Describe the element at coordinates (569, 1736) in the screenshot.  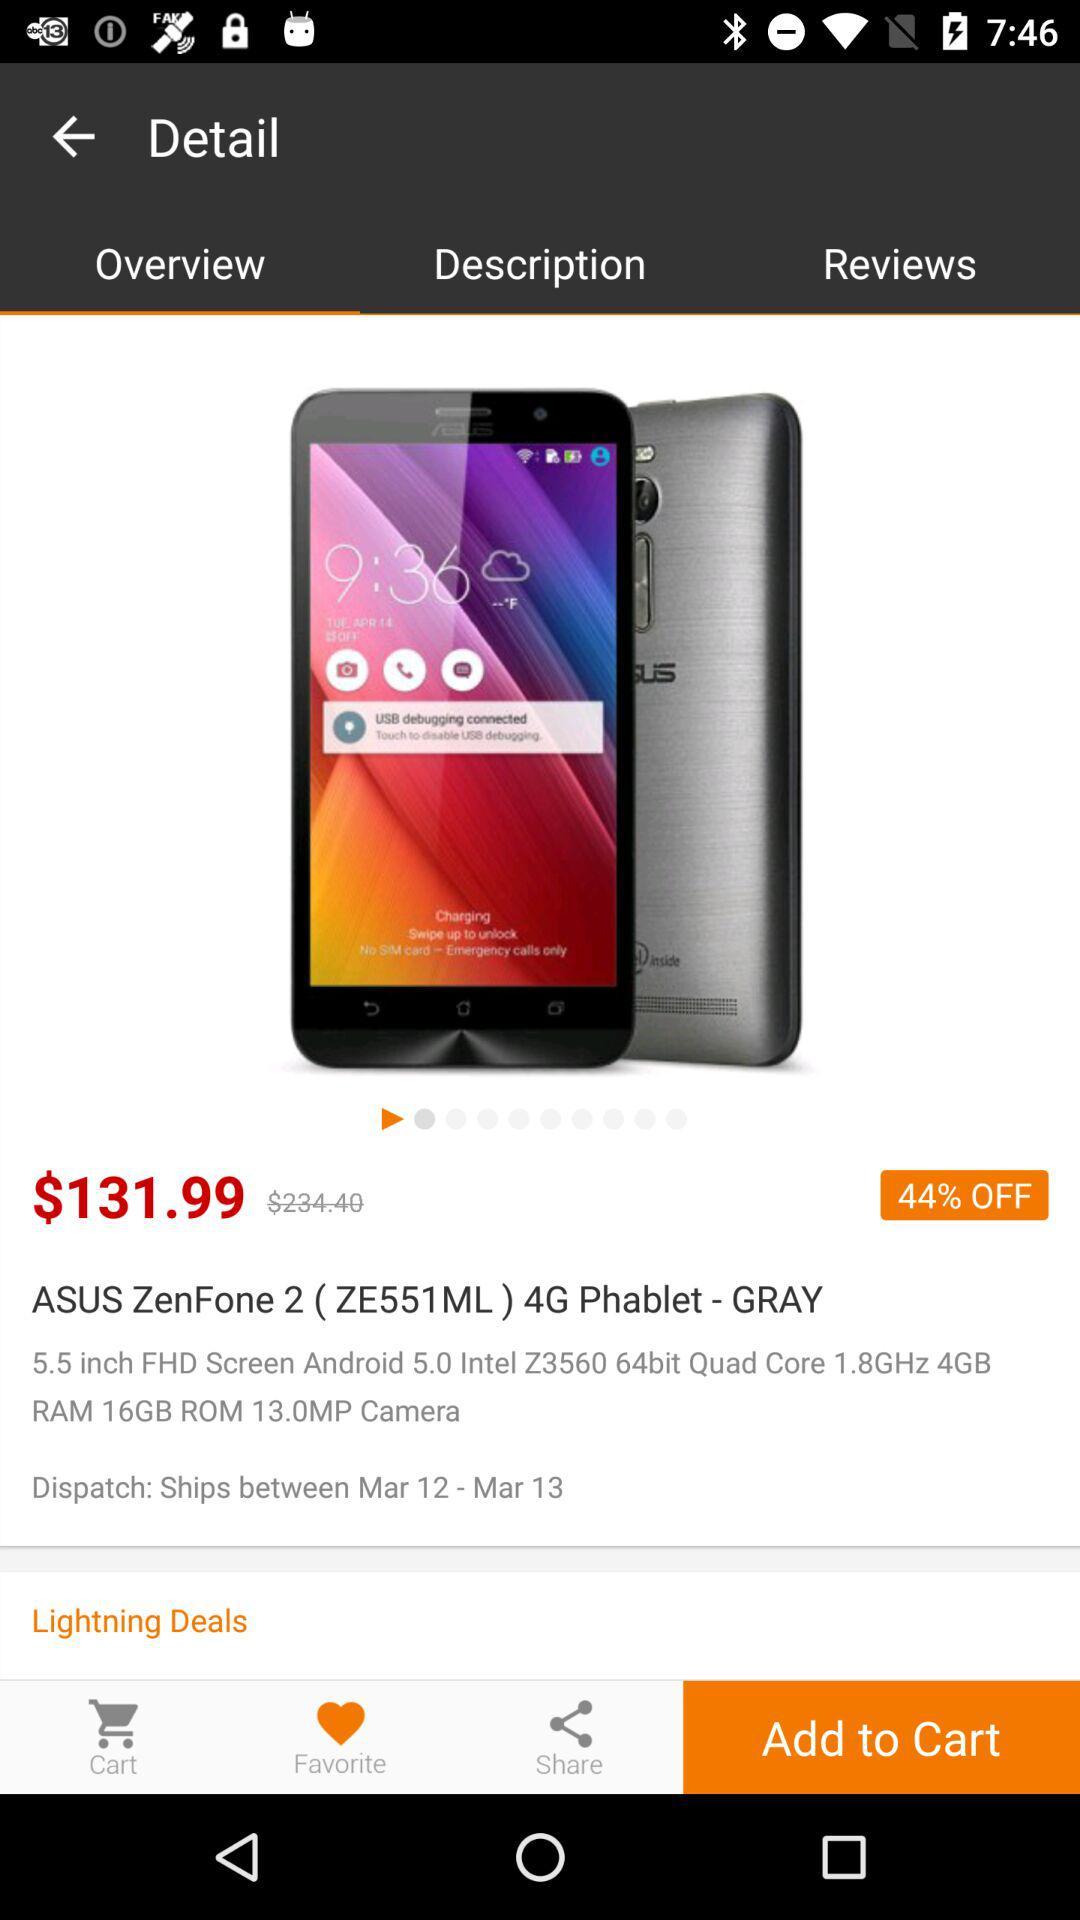
I see `the arrow_backward icon` at that location.